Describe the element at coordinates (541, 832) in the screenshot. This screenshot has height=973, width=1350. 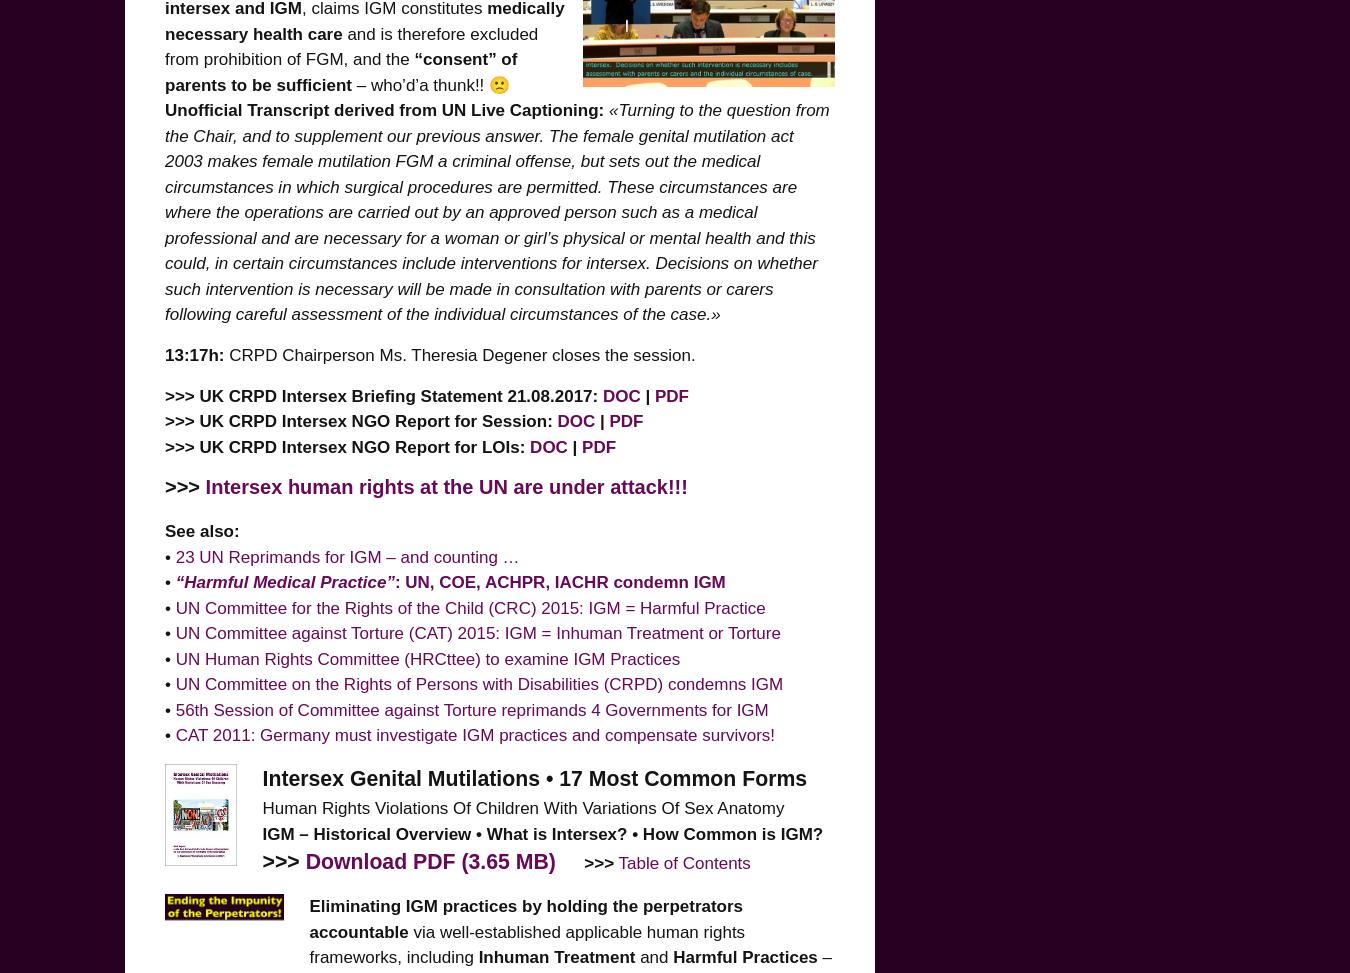
I see `'IGM – Historical Overview • What is Intersex? • How Common is IGM?'` at that location.